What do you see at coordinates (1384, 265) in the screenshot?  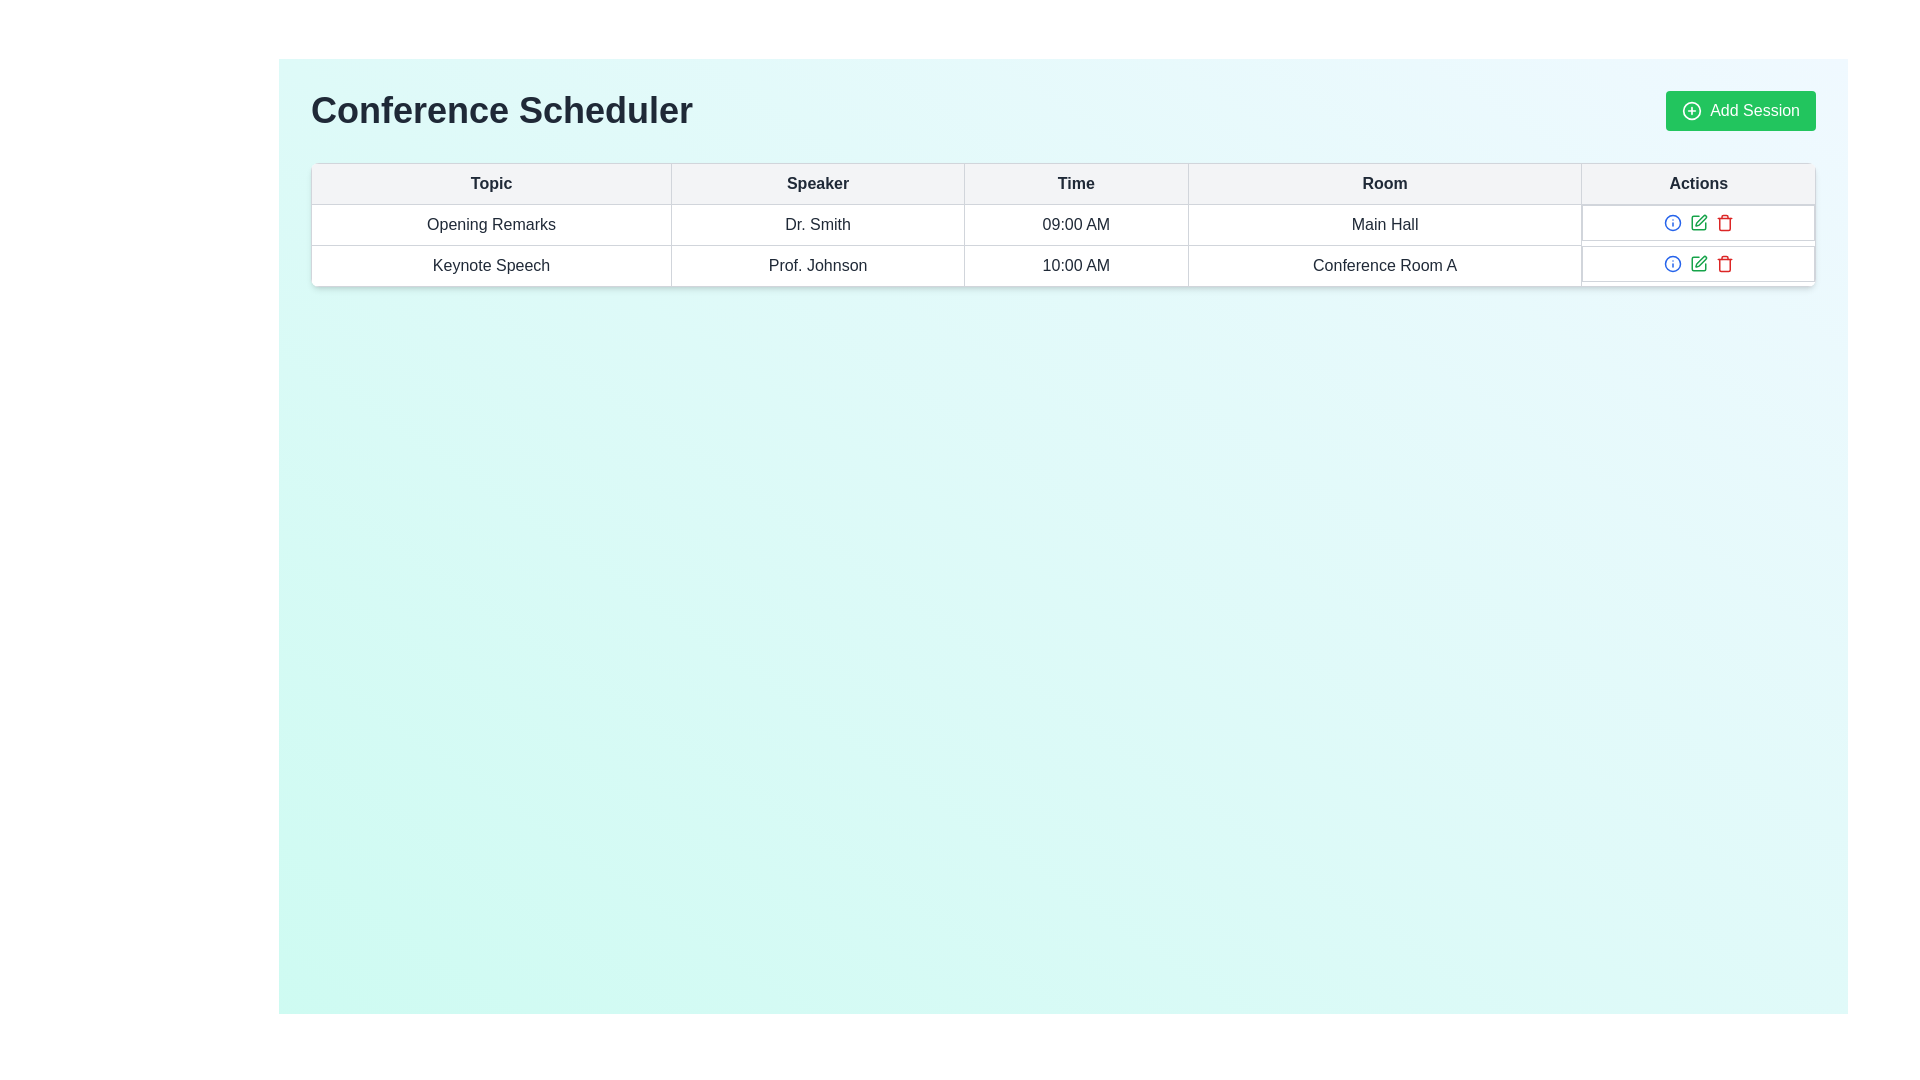 I see `the text cell displaying 'Conference Room A', which is located in the second row of a table under the 'Room' column` at bounding box center [1384, 265].